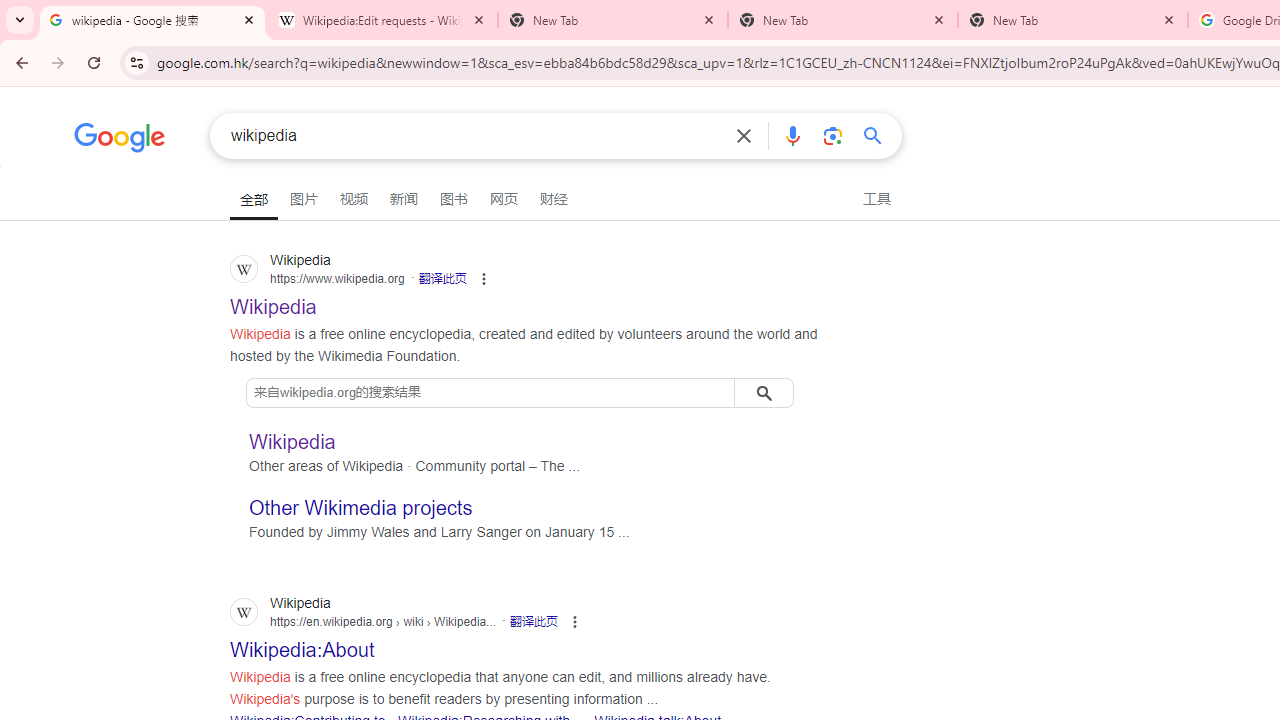  What do you see at coordinates (10, 11) in the screenshot?
I see `'System'` at bounding box center [10, 11].